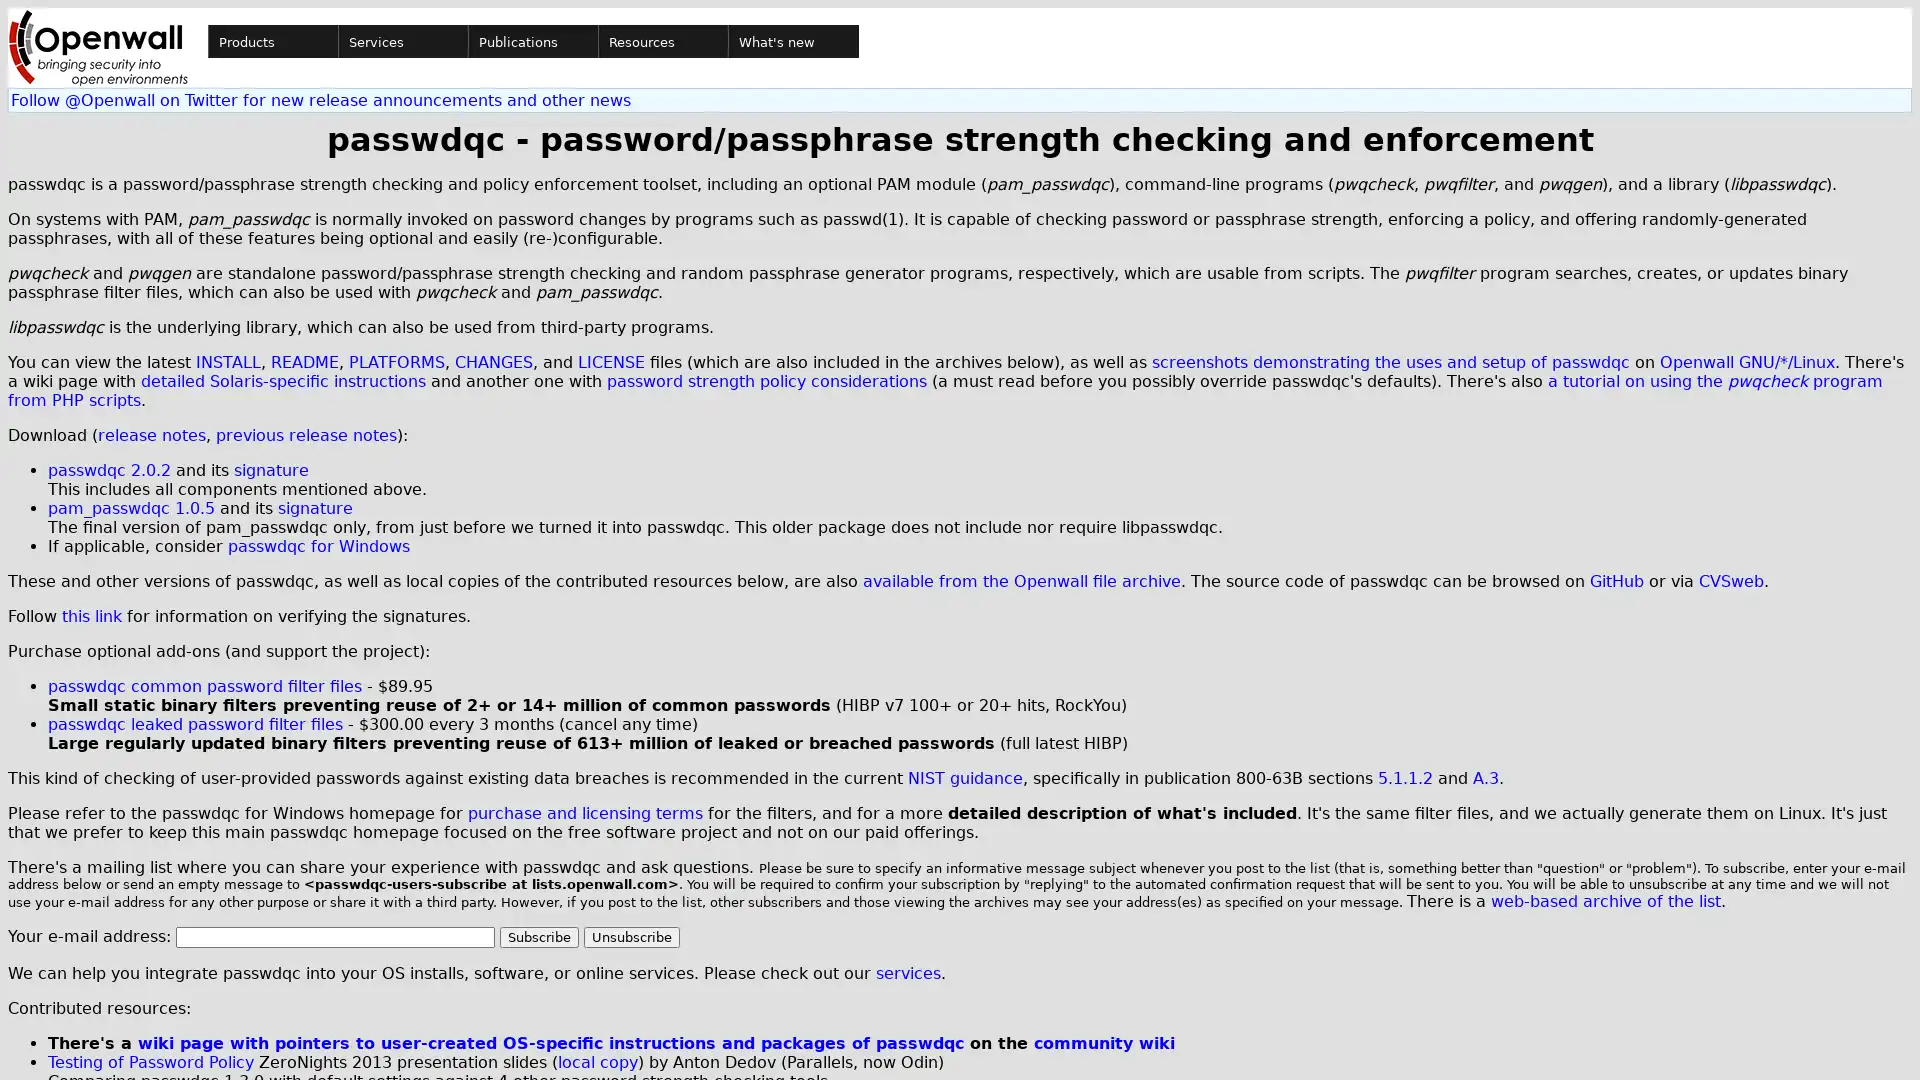  What do you see at coordinates (631, 937) in the screenshot?
I see `Unsubscribe` at bounding box center [631, 937].